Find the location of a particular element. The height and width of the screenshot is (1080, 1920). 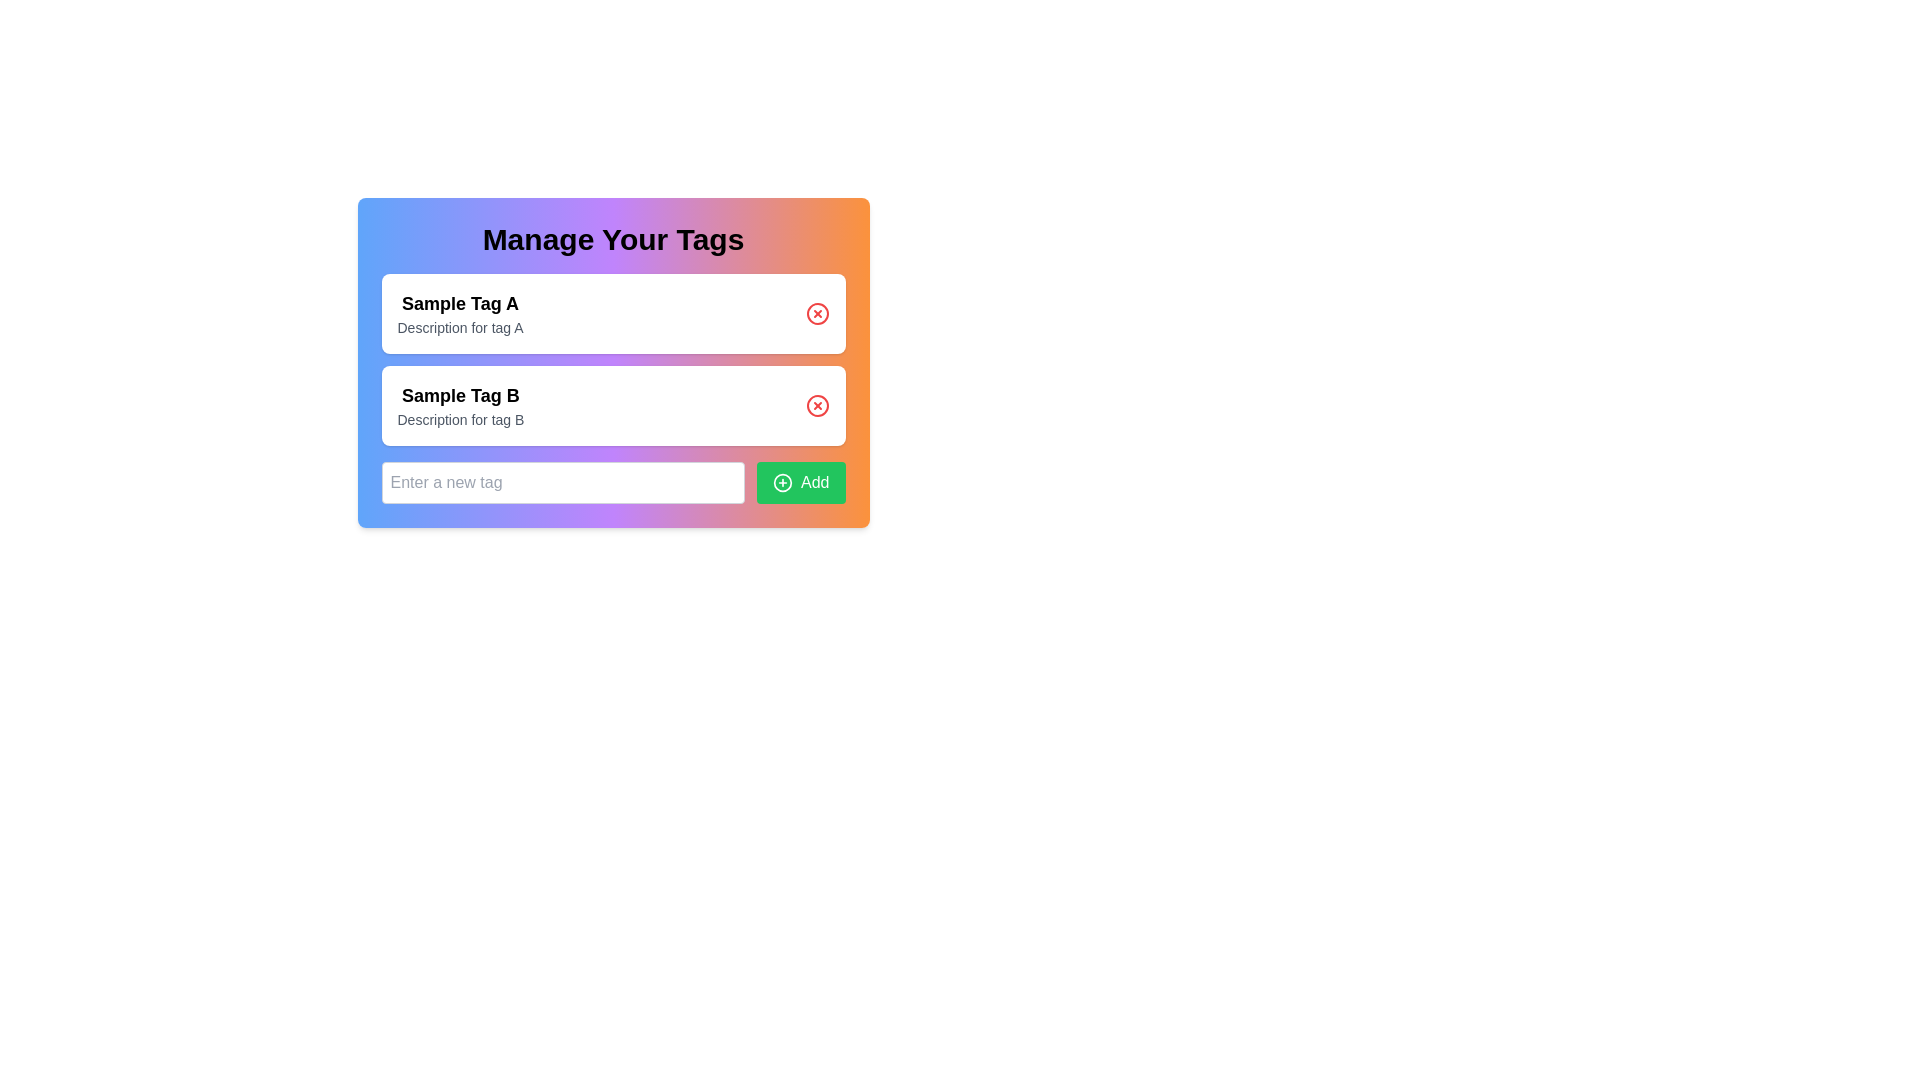

the graphical circle element of the delete button located to the right of 'Sample Tag A' to initiate the delete action is located at coordinates (817, 313).